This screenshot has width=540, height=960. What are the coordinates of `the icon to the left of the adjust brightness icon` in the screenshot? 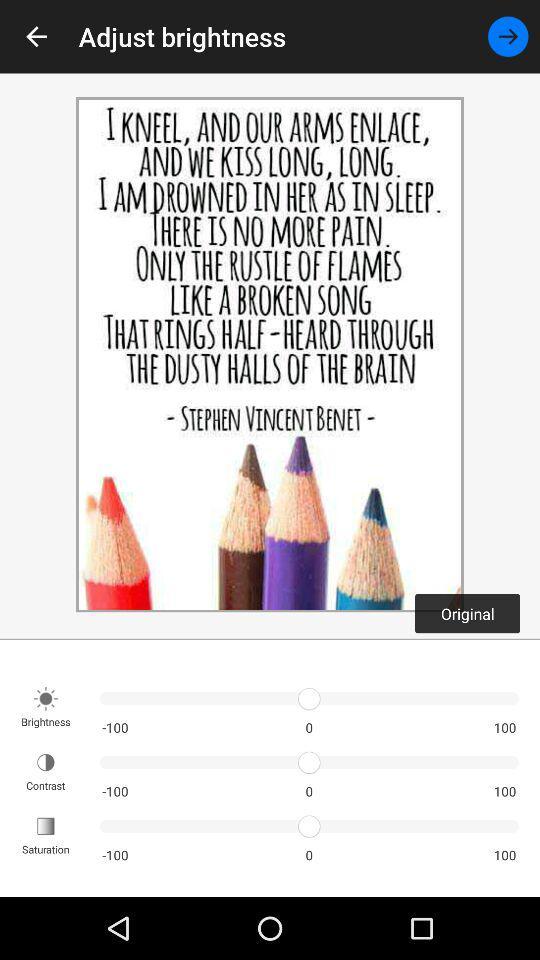 It's located at (36, 35).